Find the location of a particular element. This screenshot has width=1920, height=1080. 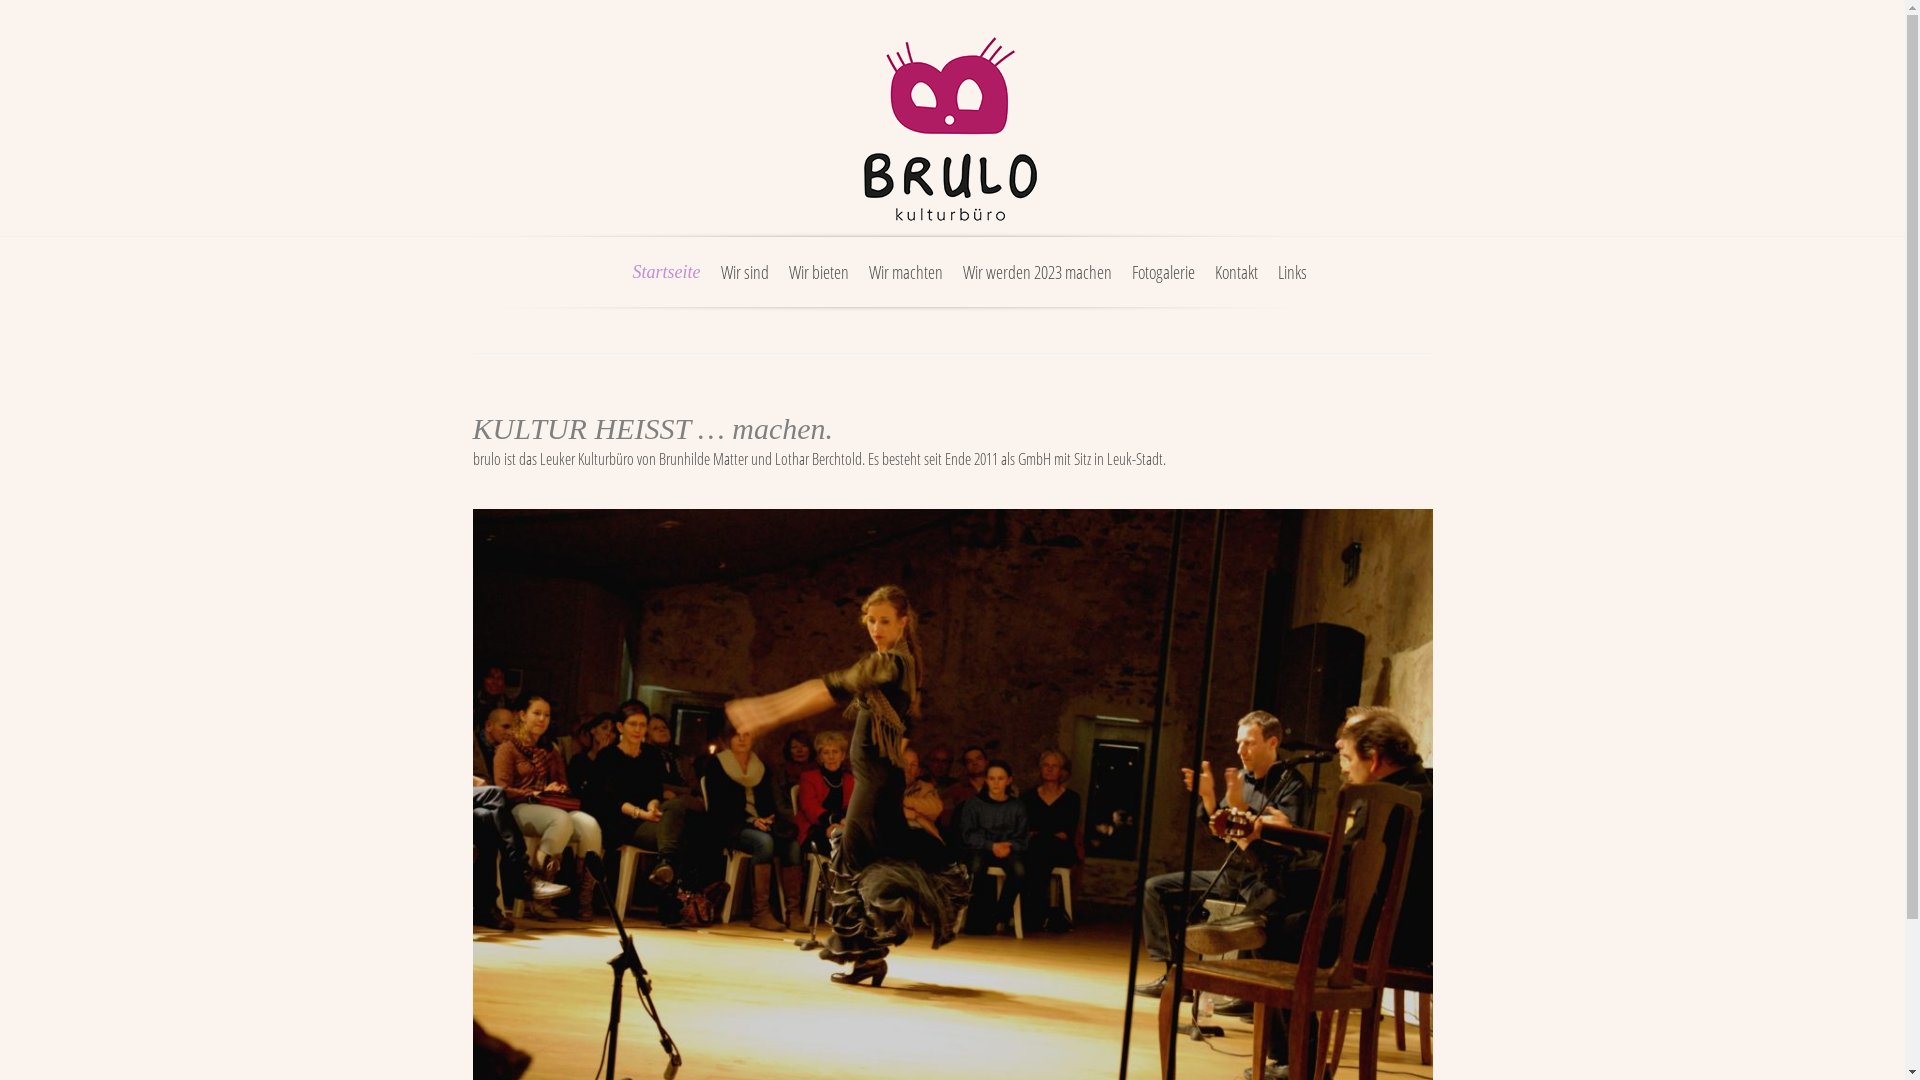

'Wir werden 2023 machen' is located at coordinates (1036, 284).